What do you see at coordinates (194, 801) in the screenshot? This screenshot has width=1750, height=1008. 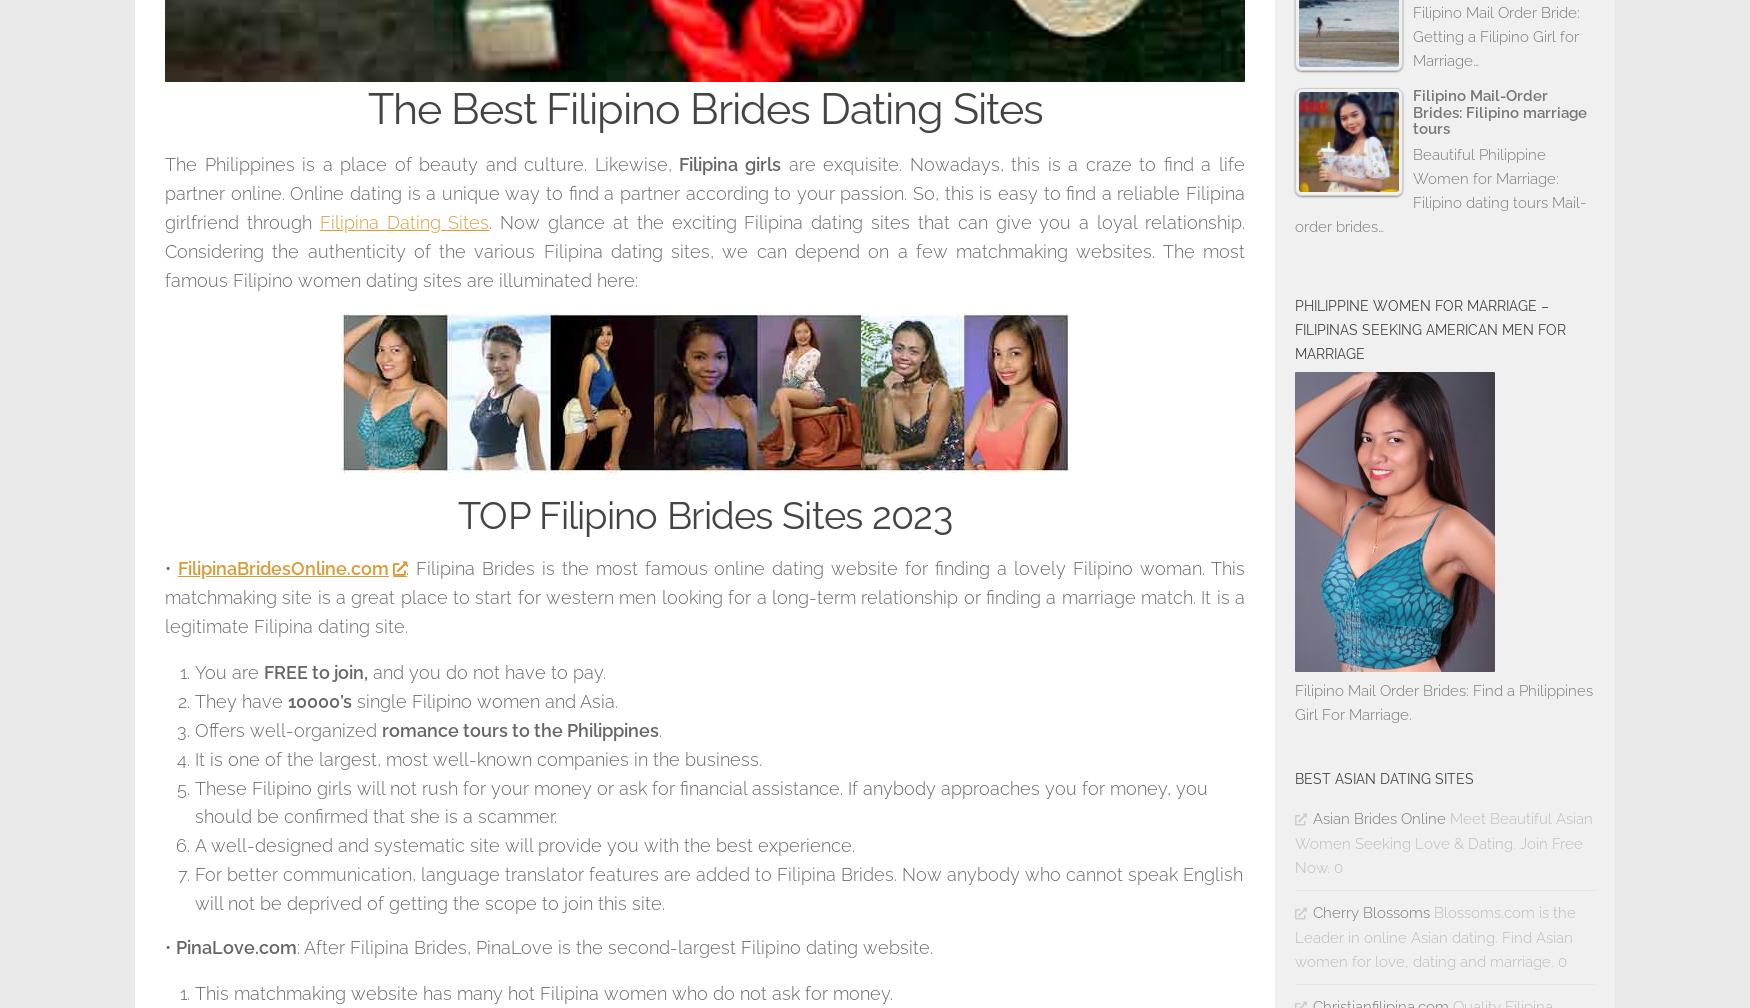 I see `'These Filipino girls will not rush for your money or ask for financial assistance. If anybody approaches you for money, you should be confirmed that she is a scammer.'` at bounding box center [194, 801].